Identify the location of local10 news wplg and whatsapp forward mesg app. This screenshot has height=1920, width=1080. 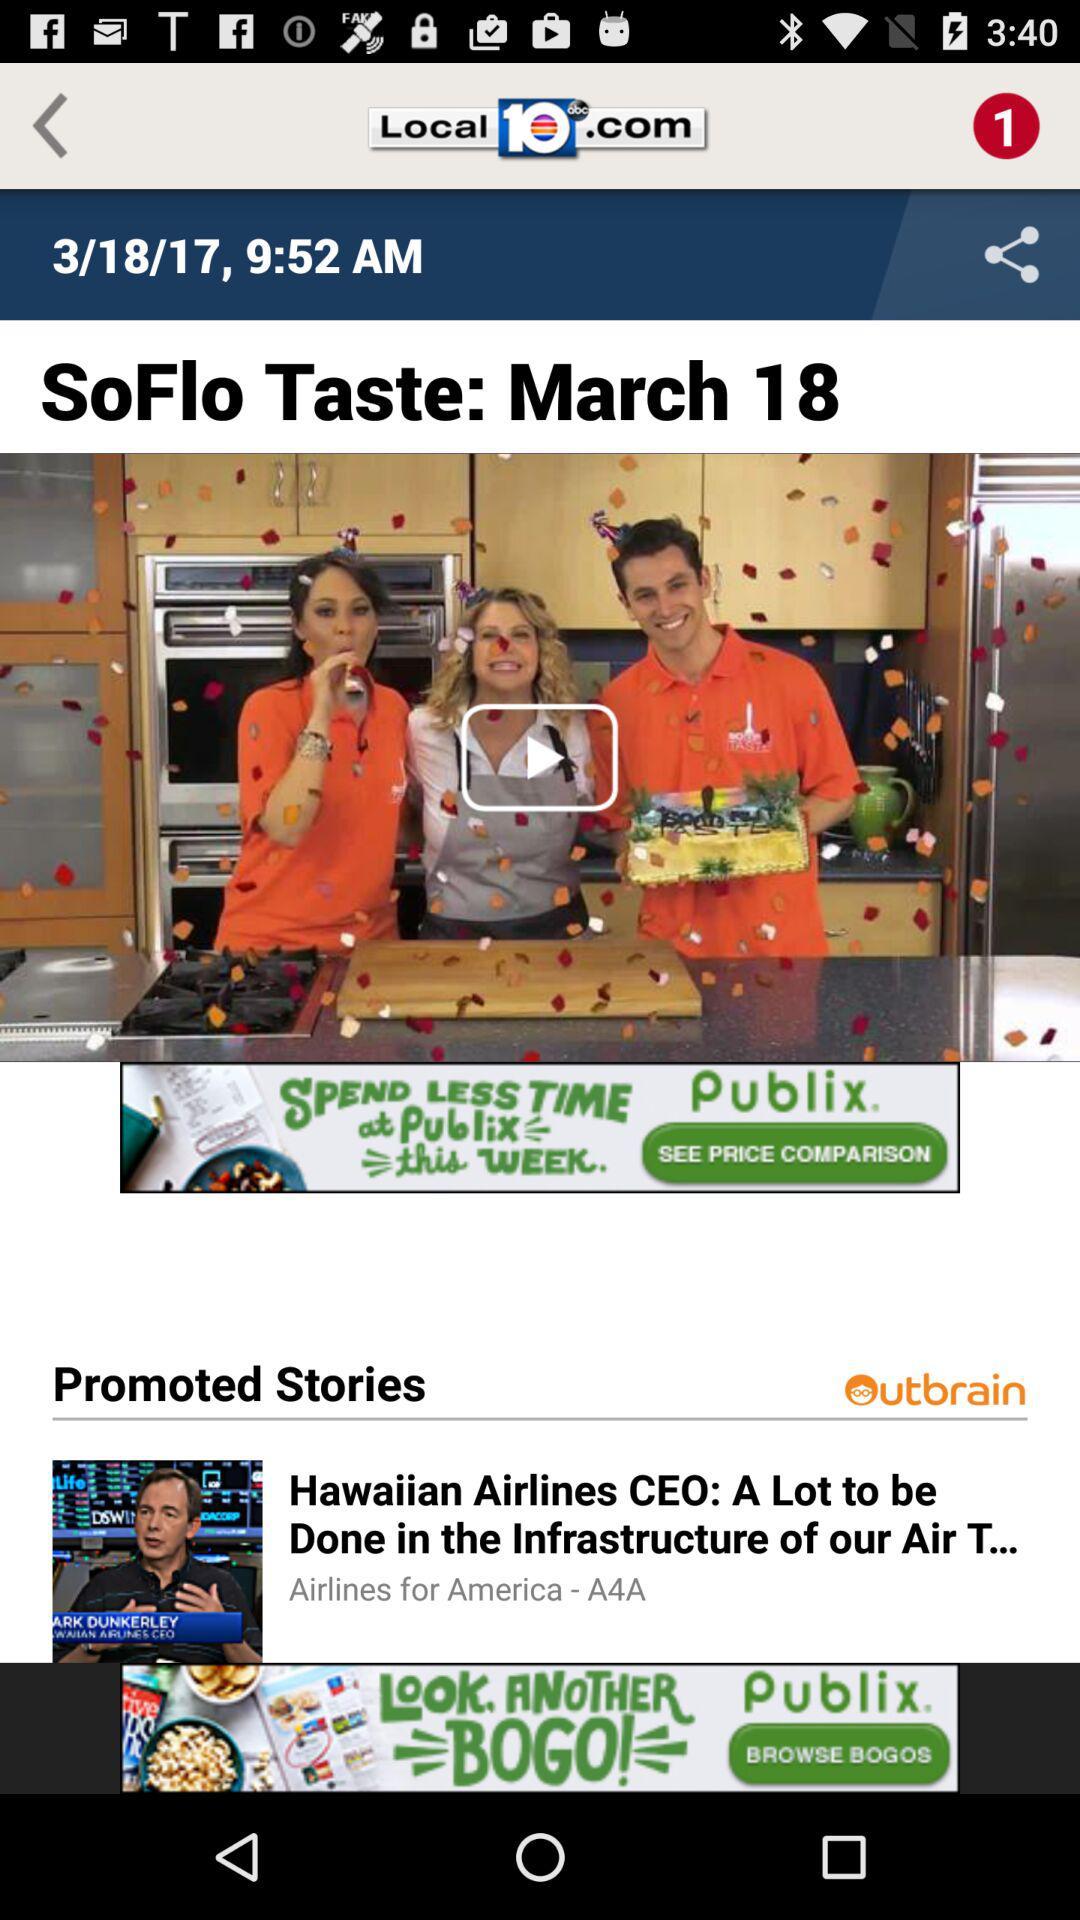
(879, 253).